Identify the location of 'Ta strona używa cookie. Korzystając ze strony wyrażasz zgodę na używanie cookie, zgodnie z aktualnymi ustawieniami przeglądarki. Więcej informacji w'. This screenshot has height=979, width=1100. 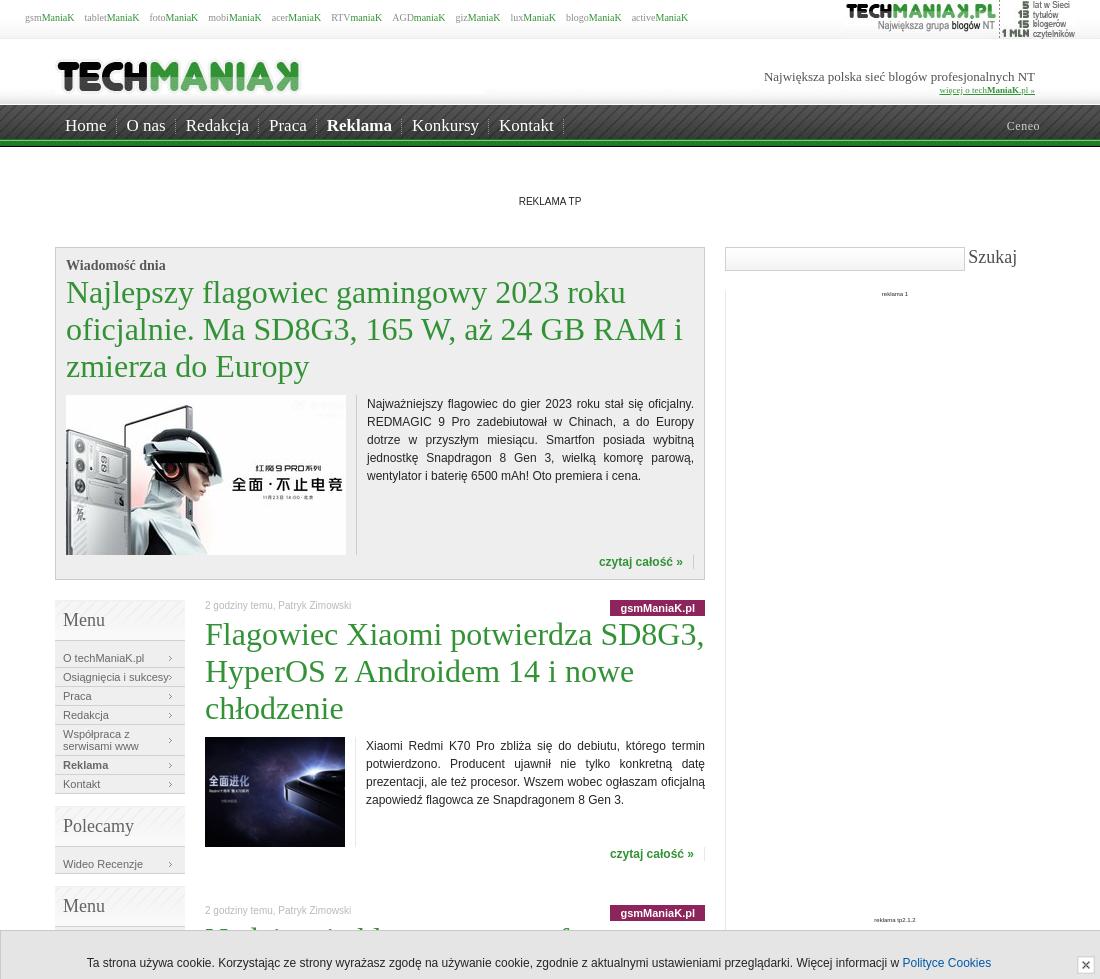
(494, 962).